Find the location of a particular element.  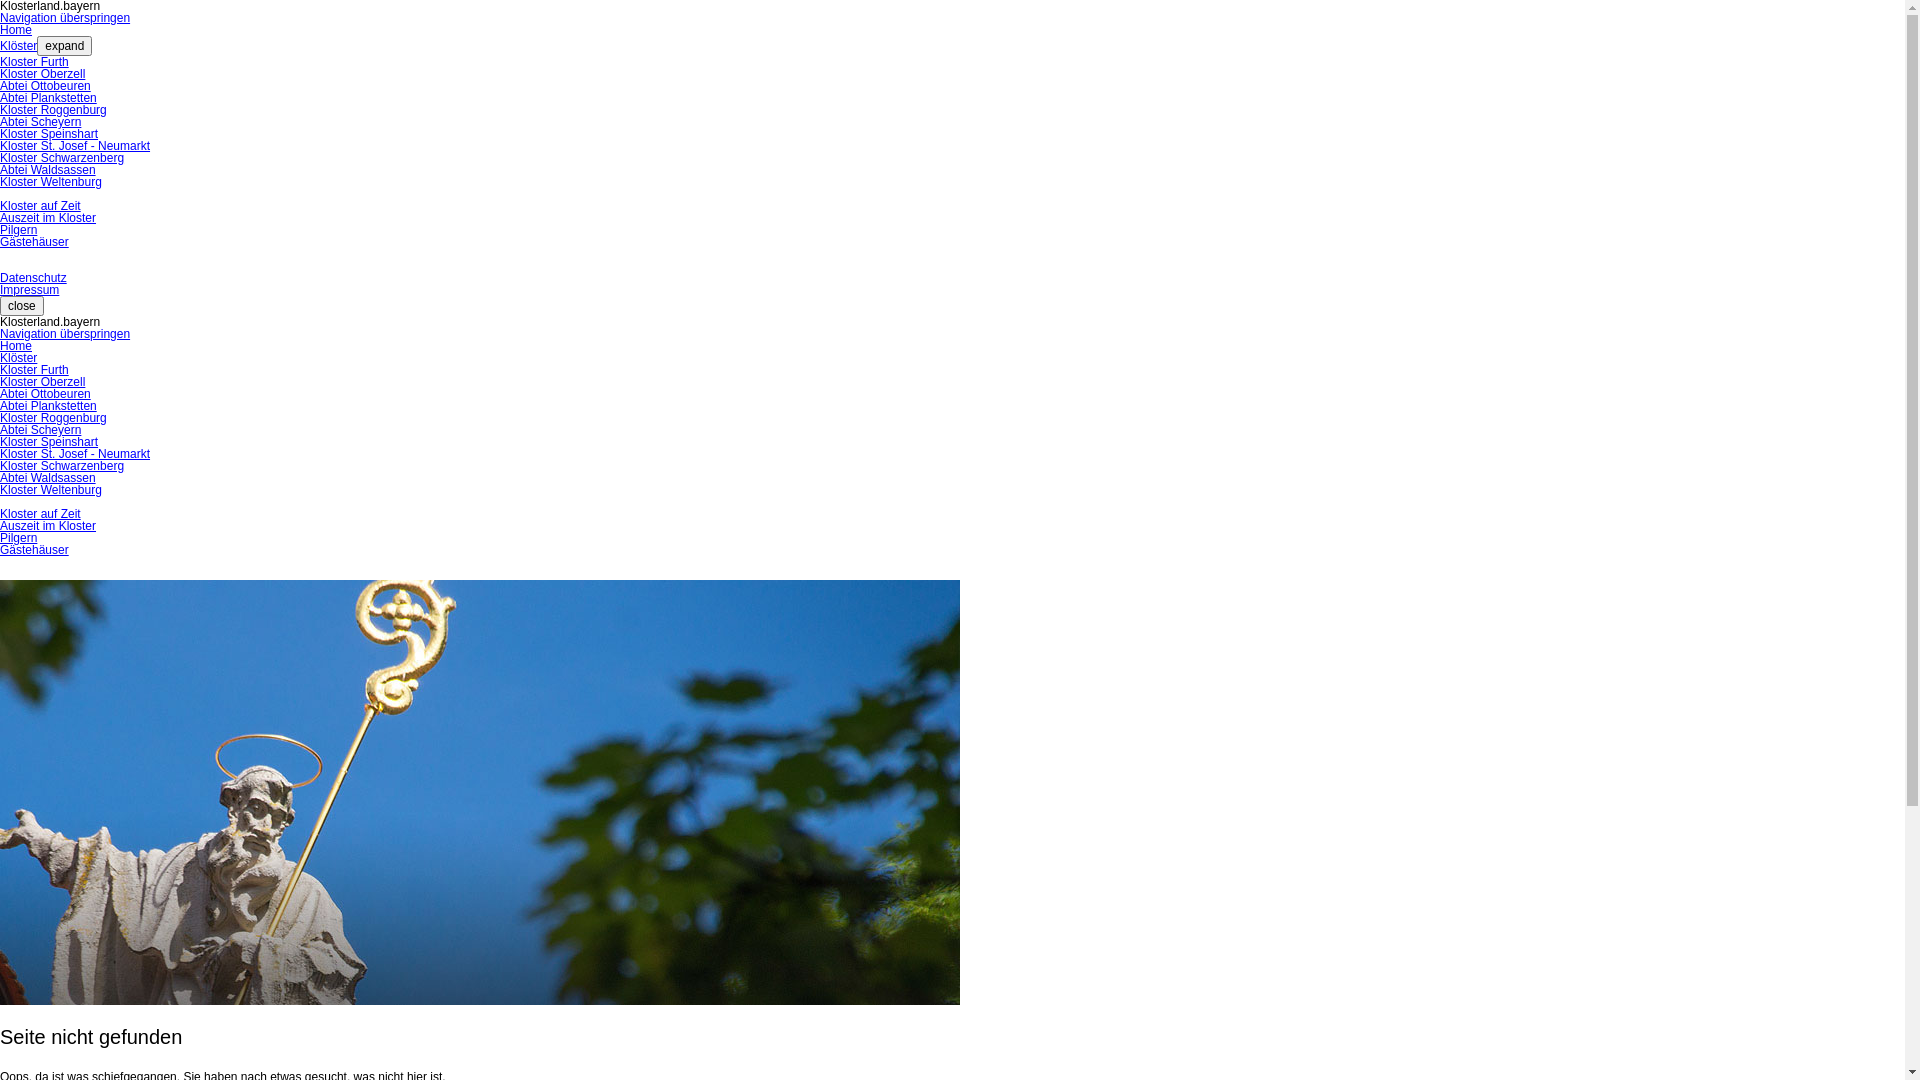

' ' is located at coordinates (1, 265).